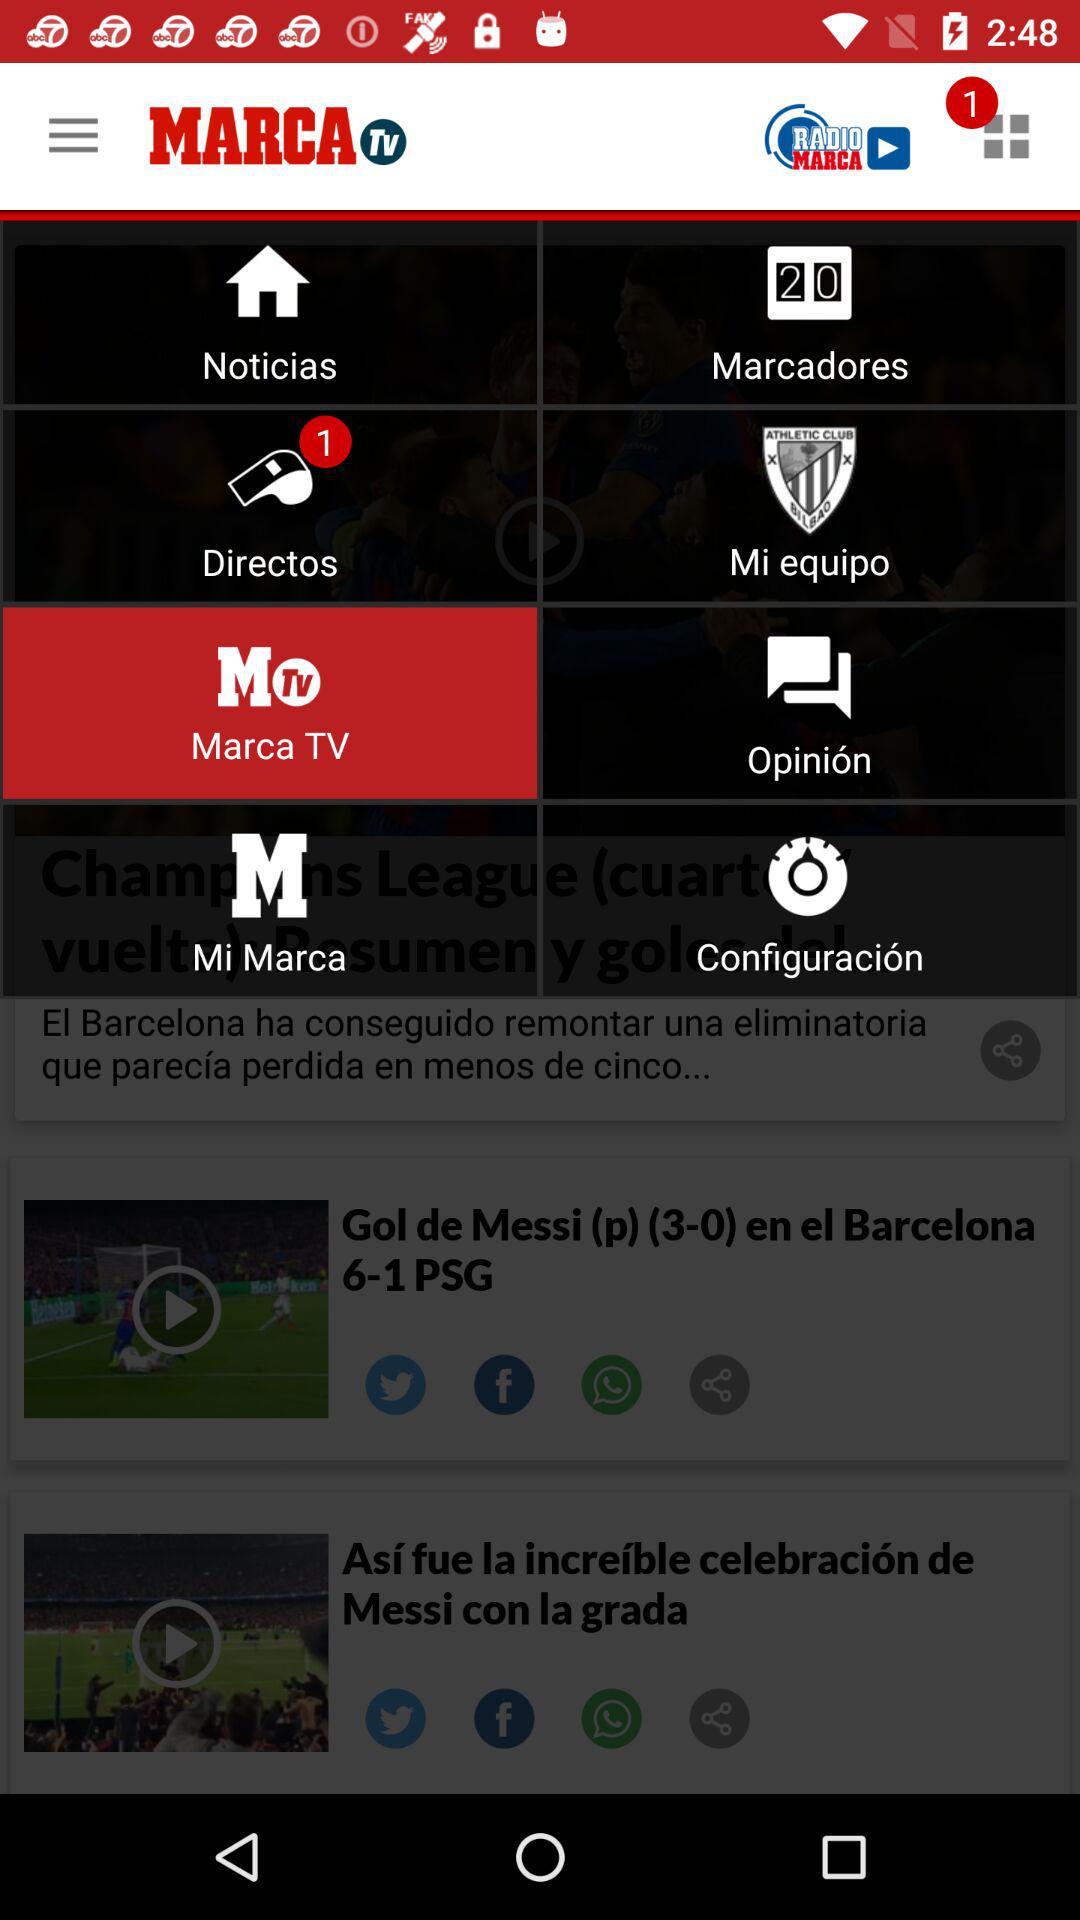 The image size is (1080, 1920). I want to click on the article, so click(175, 1642).